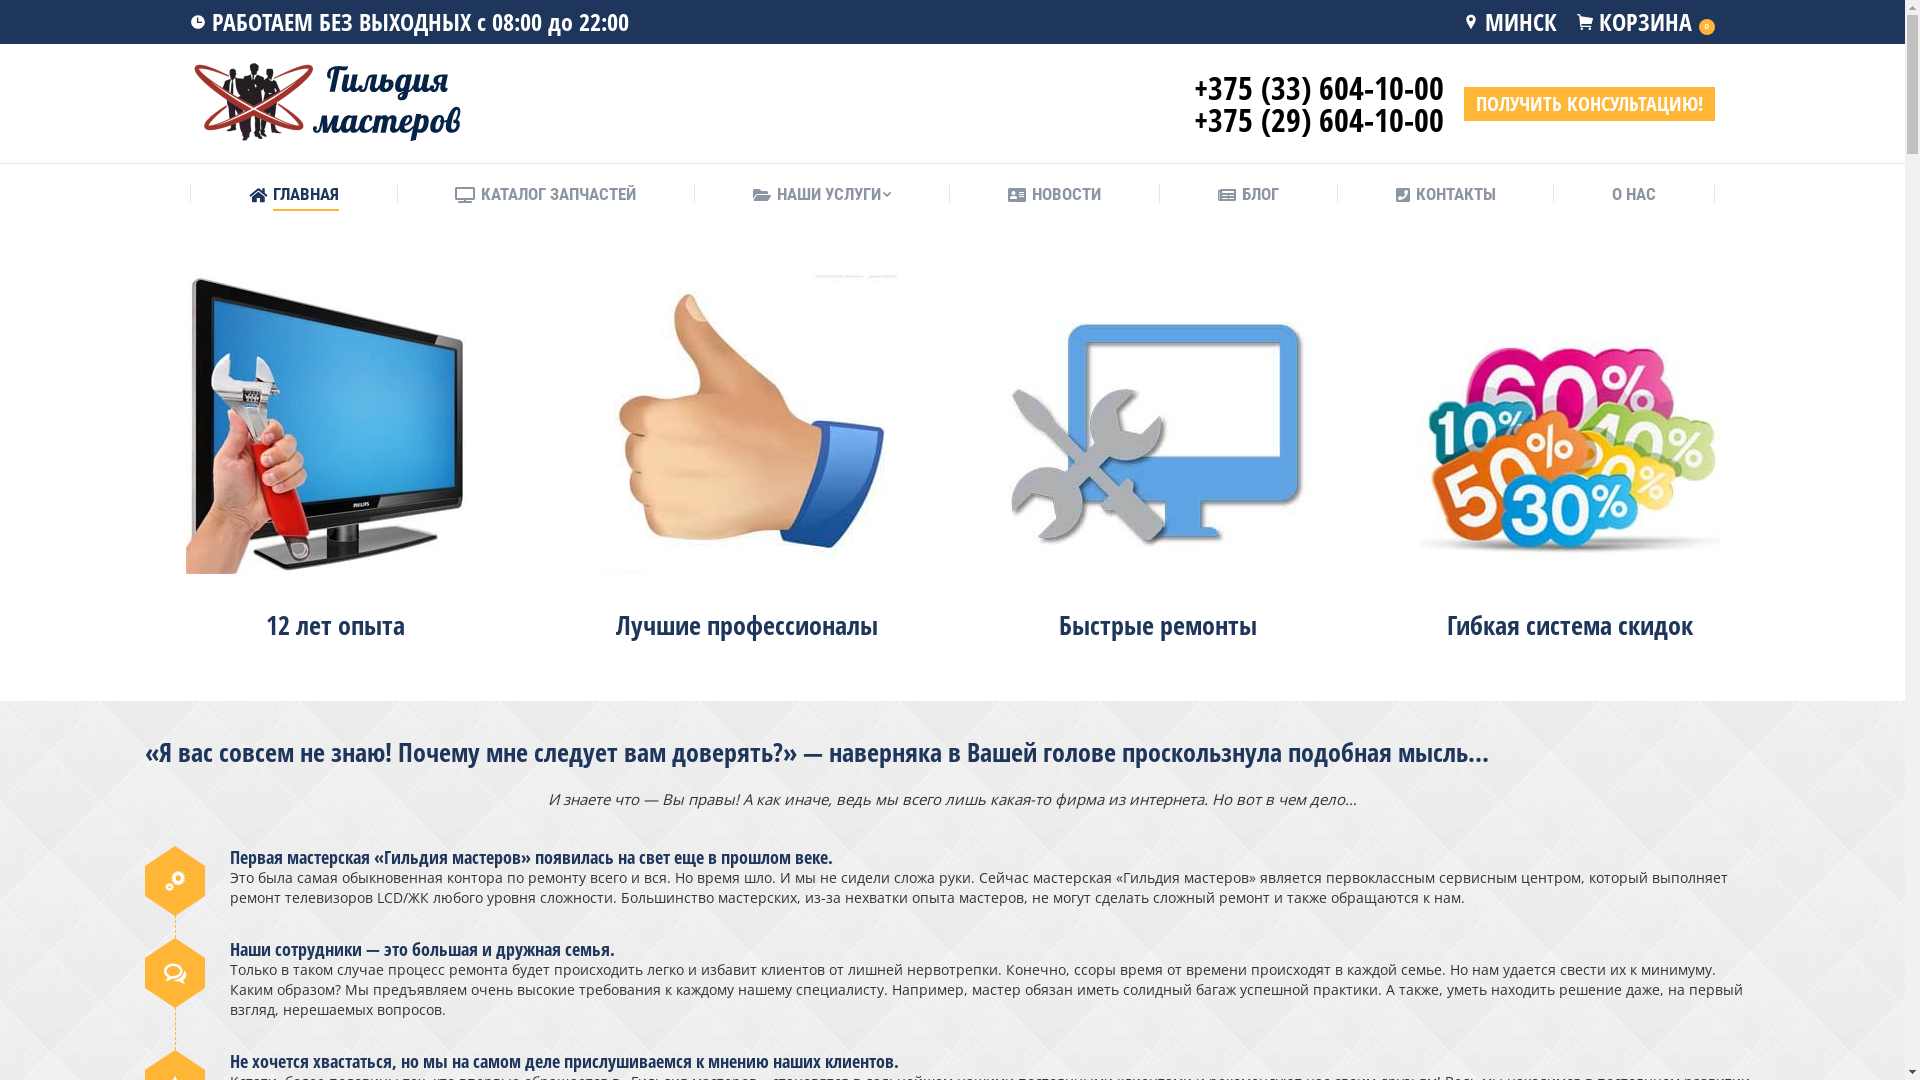 This screenshot has height=1080, width=1920. I want to click on '+375 (33) 604-10-00', so click(1319, 86).